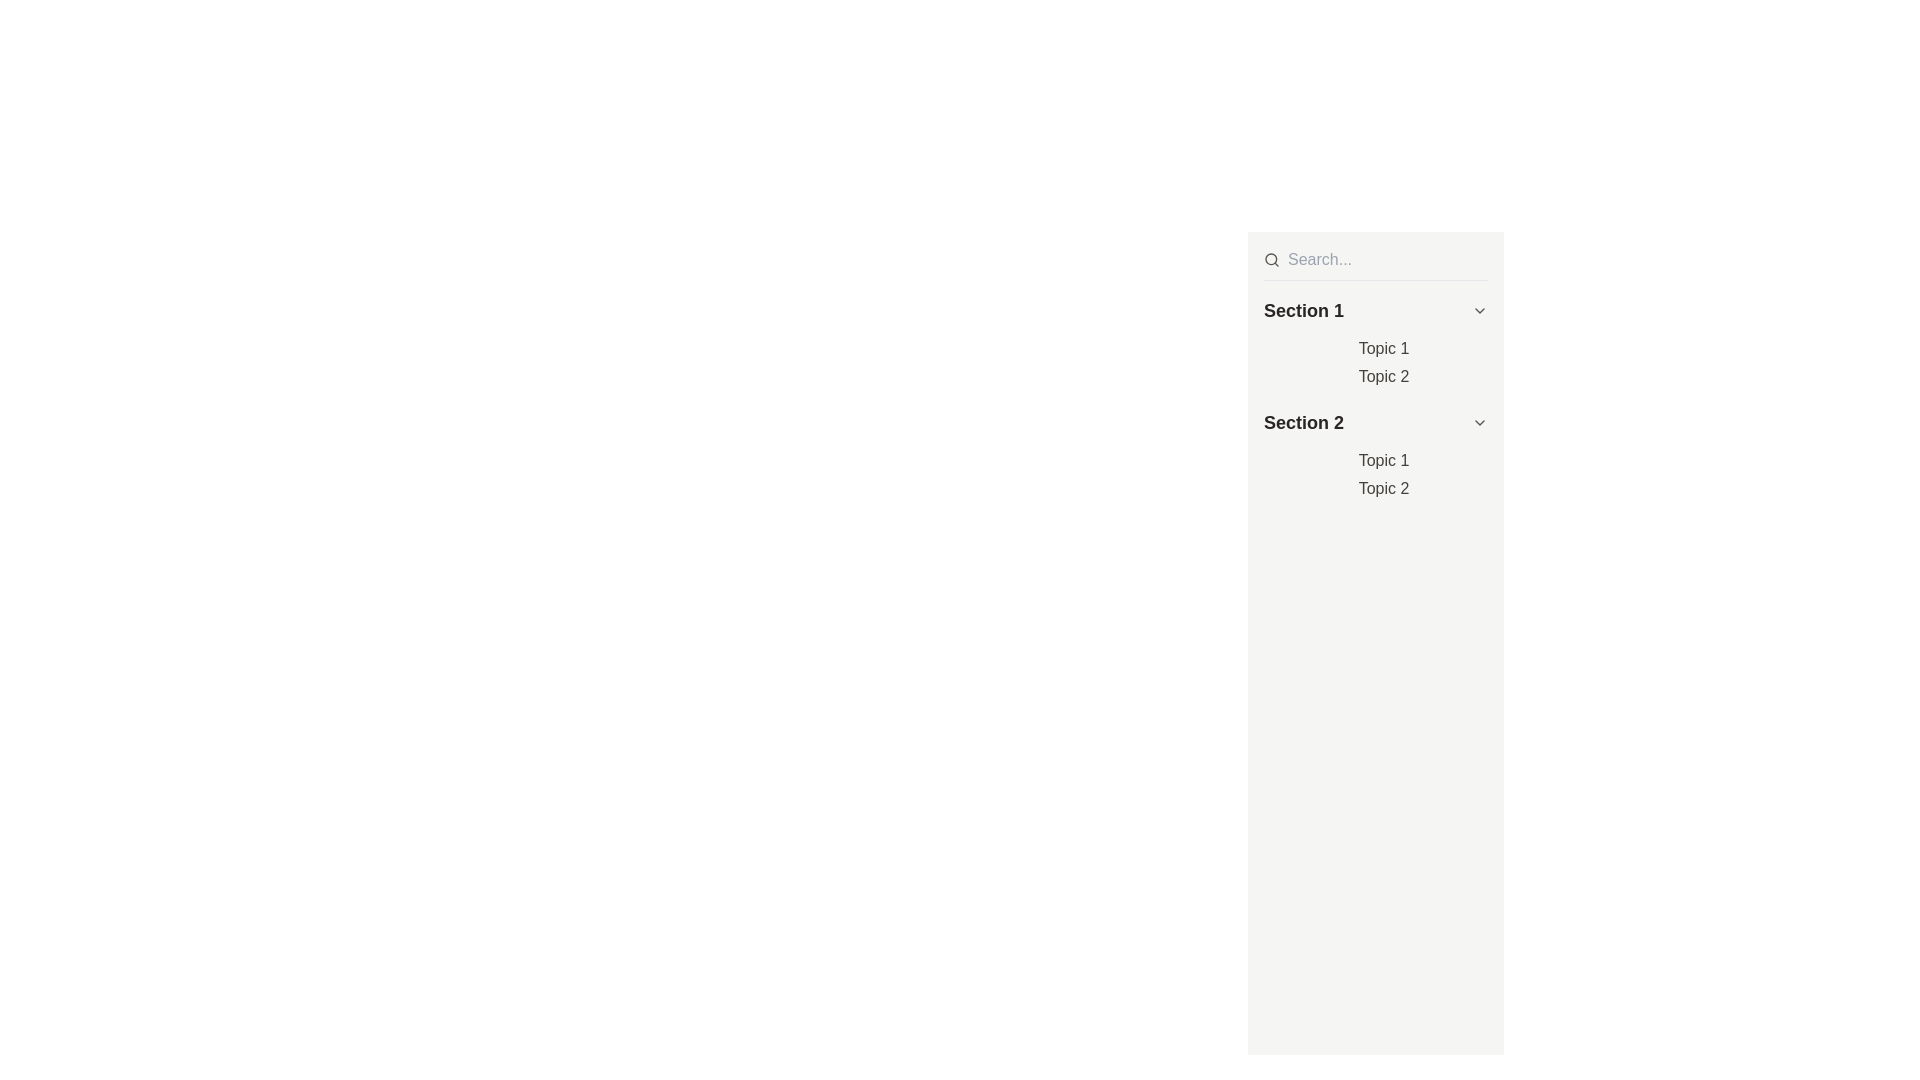 The width and height of the screenshot is (1920, 1080). I want to click on the hyperlink labeled 'Topic 2' located under the 'Section 2' heading, which is the second item following 'Topic 1', so click(1382, 488).